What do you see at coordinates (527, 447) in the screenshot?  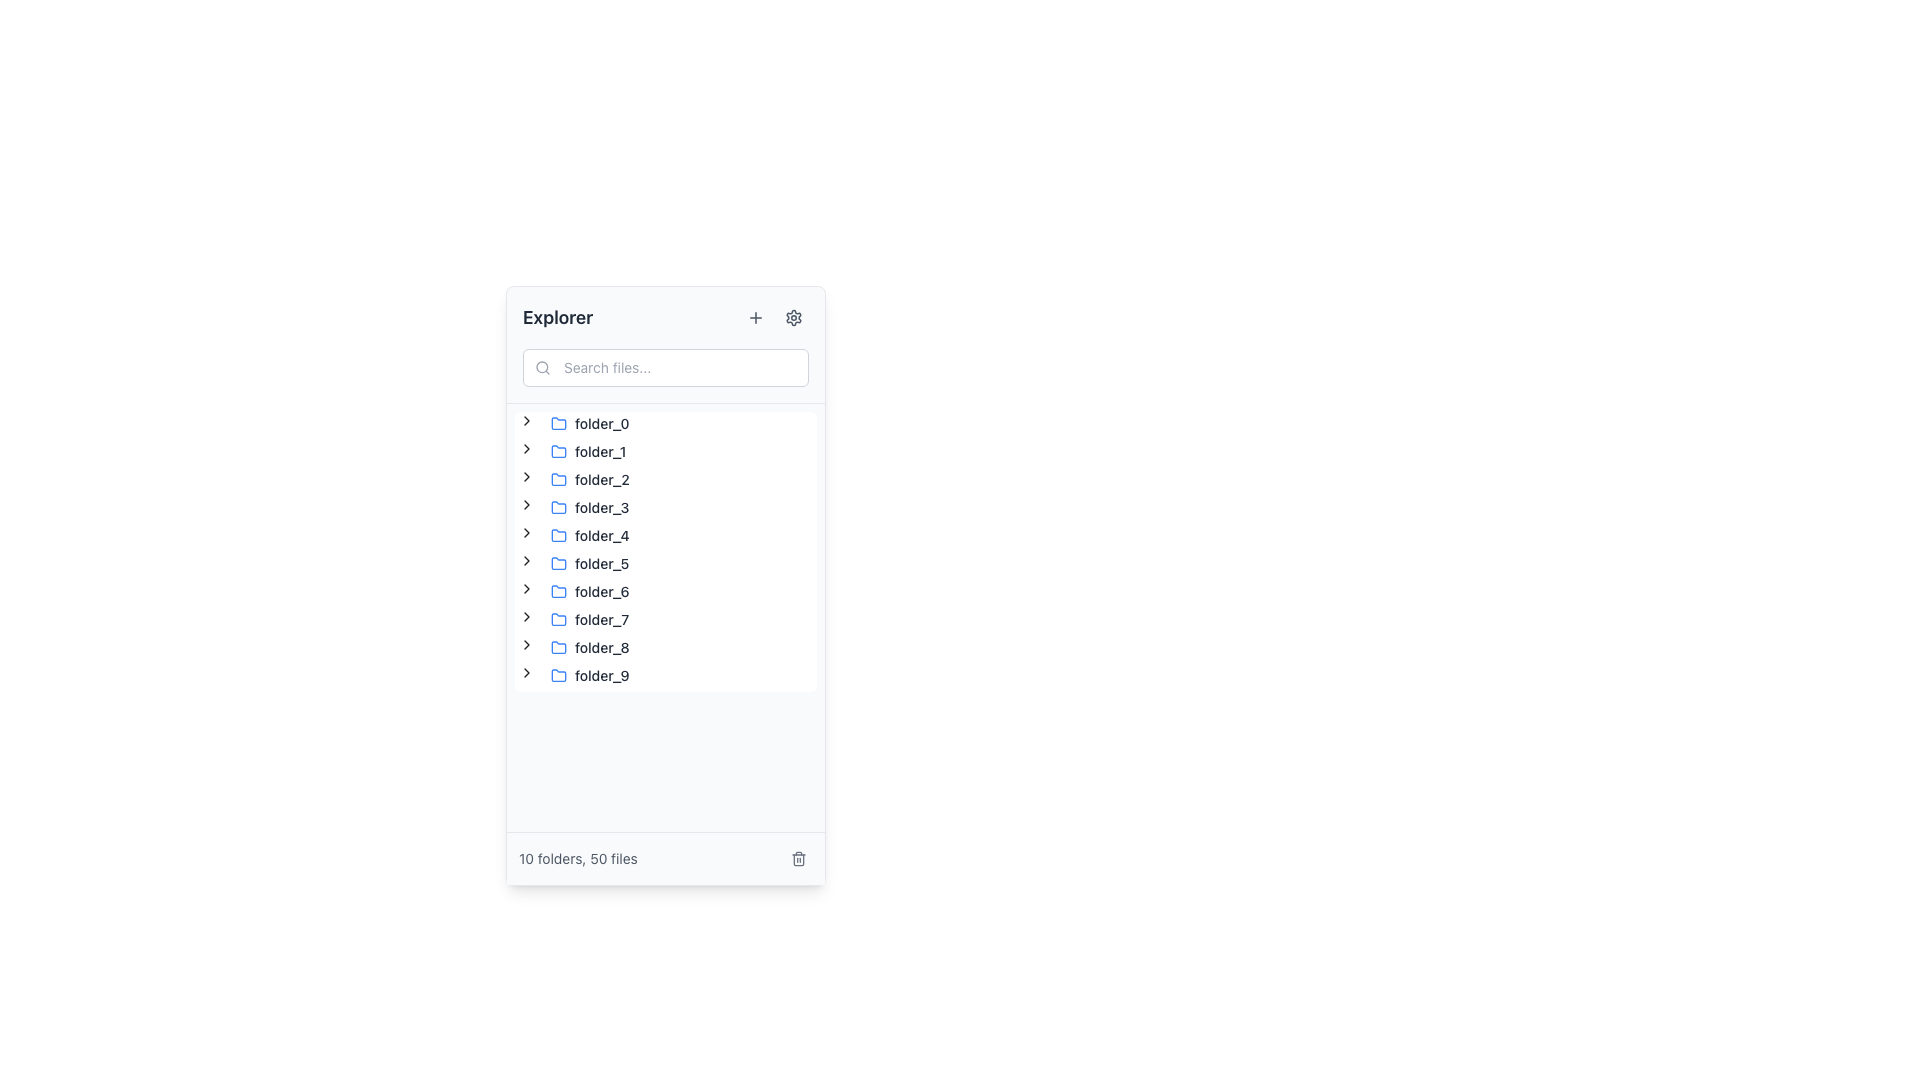 I see `the toggle button with an arrow chevron icon next to the 'folder_1' label` at bounding box center [527, 447].